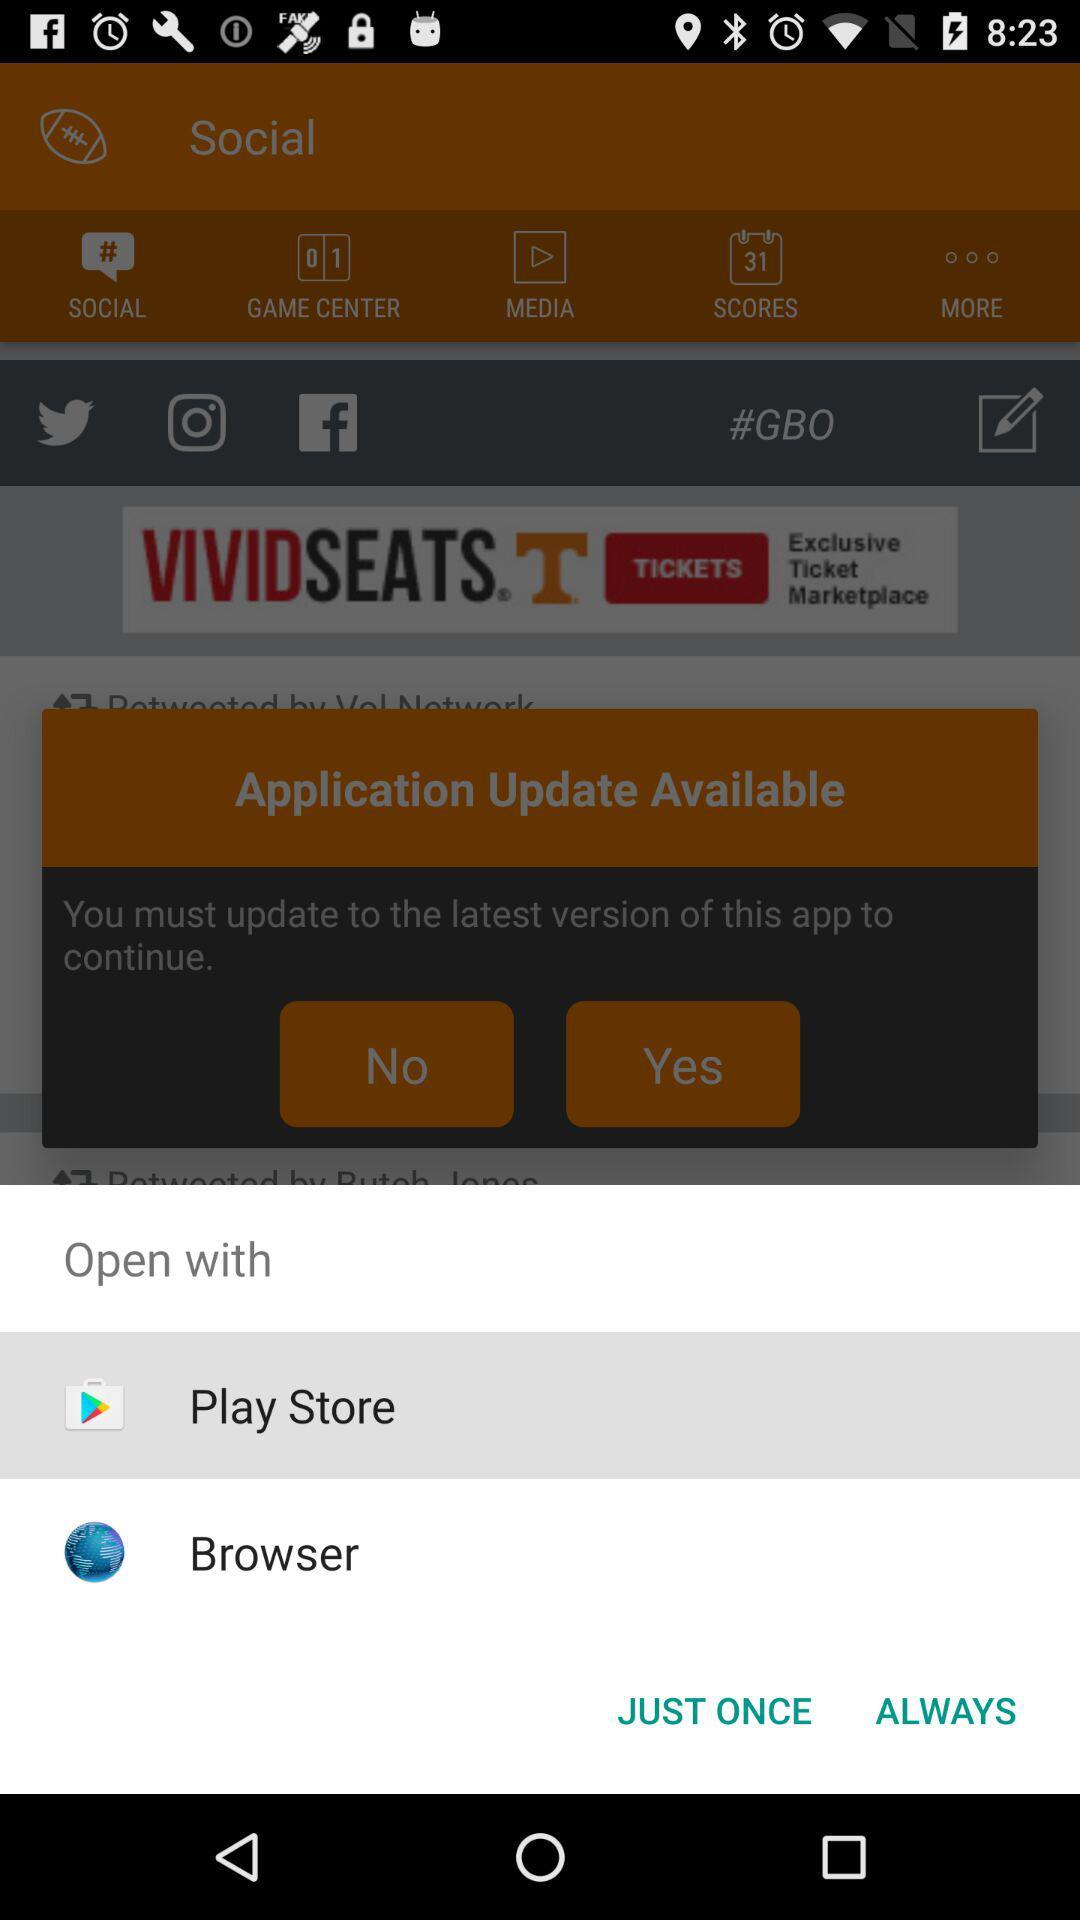  Describe the element at coordinates (292, 1404) in the screenshot. I see `the play store icon` at that location.